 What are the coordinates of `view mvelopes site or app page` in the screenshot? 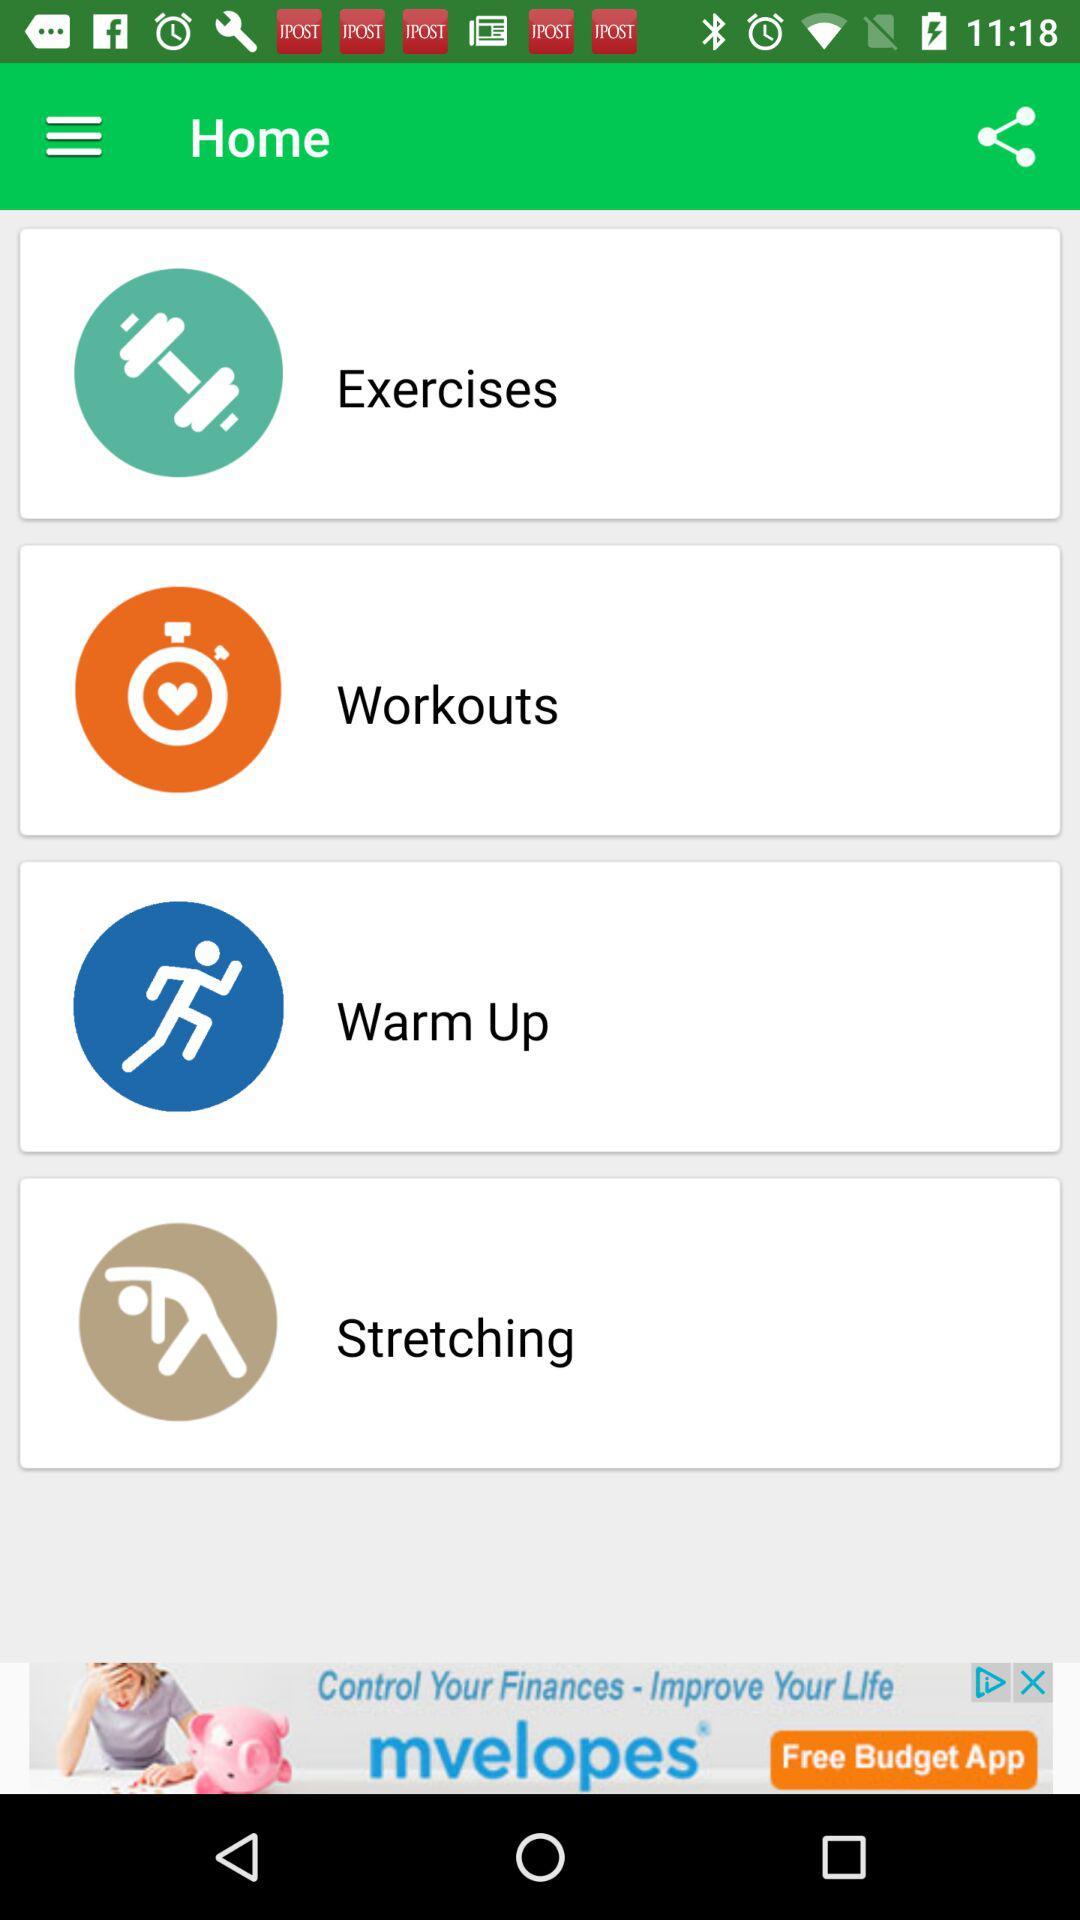 It's located at (540, 1727).